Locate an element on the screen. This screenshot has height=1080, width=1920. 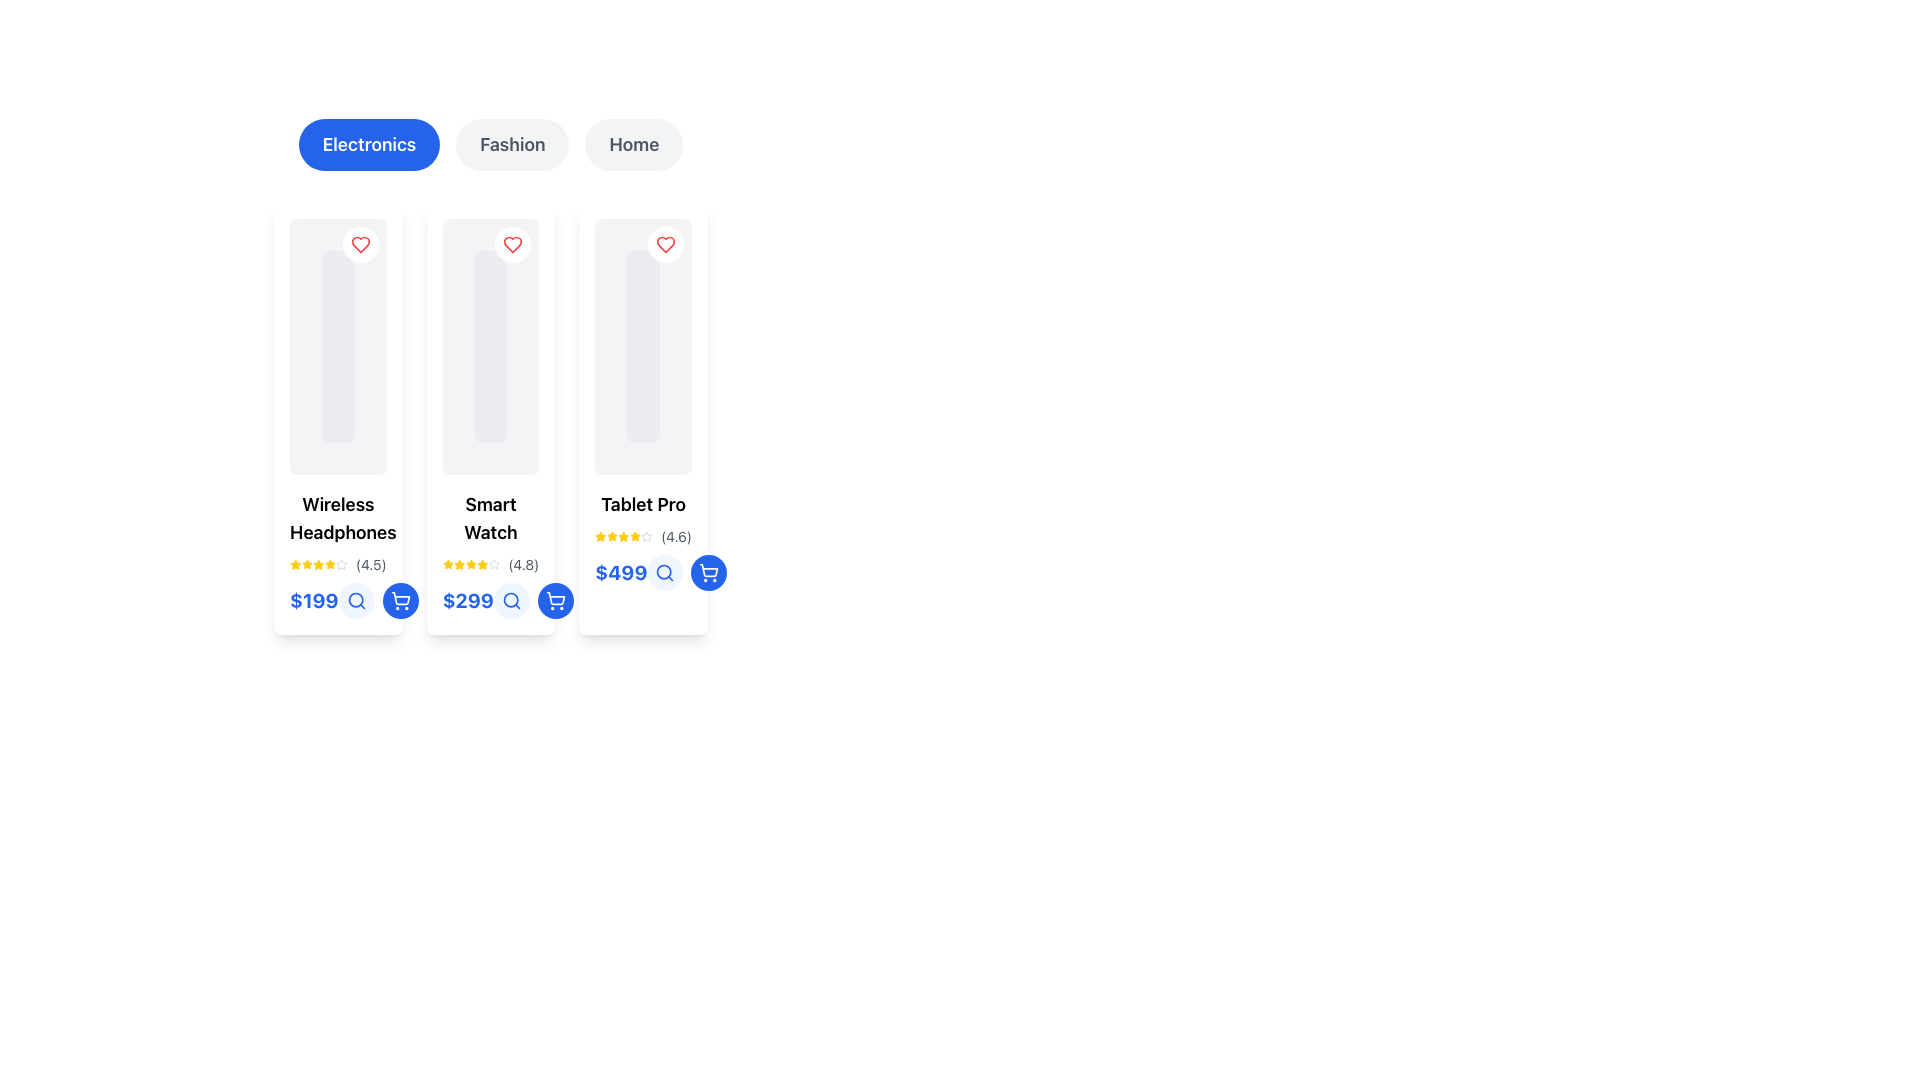
the Text label displaying the price of the 'Wireless Headphones' item, located at the bottom-left section of its card is located at coordinates (338, 600).